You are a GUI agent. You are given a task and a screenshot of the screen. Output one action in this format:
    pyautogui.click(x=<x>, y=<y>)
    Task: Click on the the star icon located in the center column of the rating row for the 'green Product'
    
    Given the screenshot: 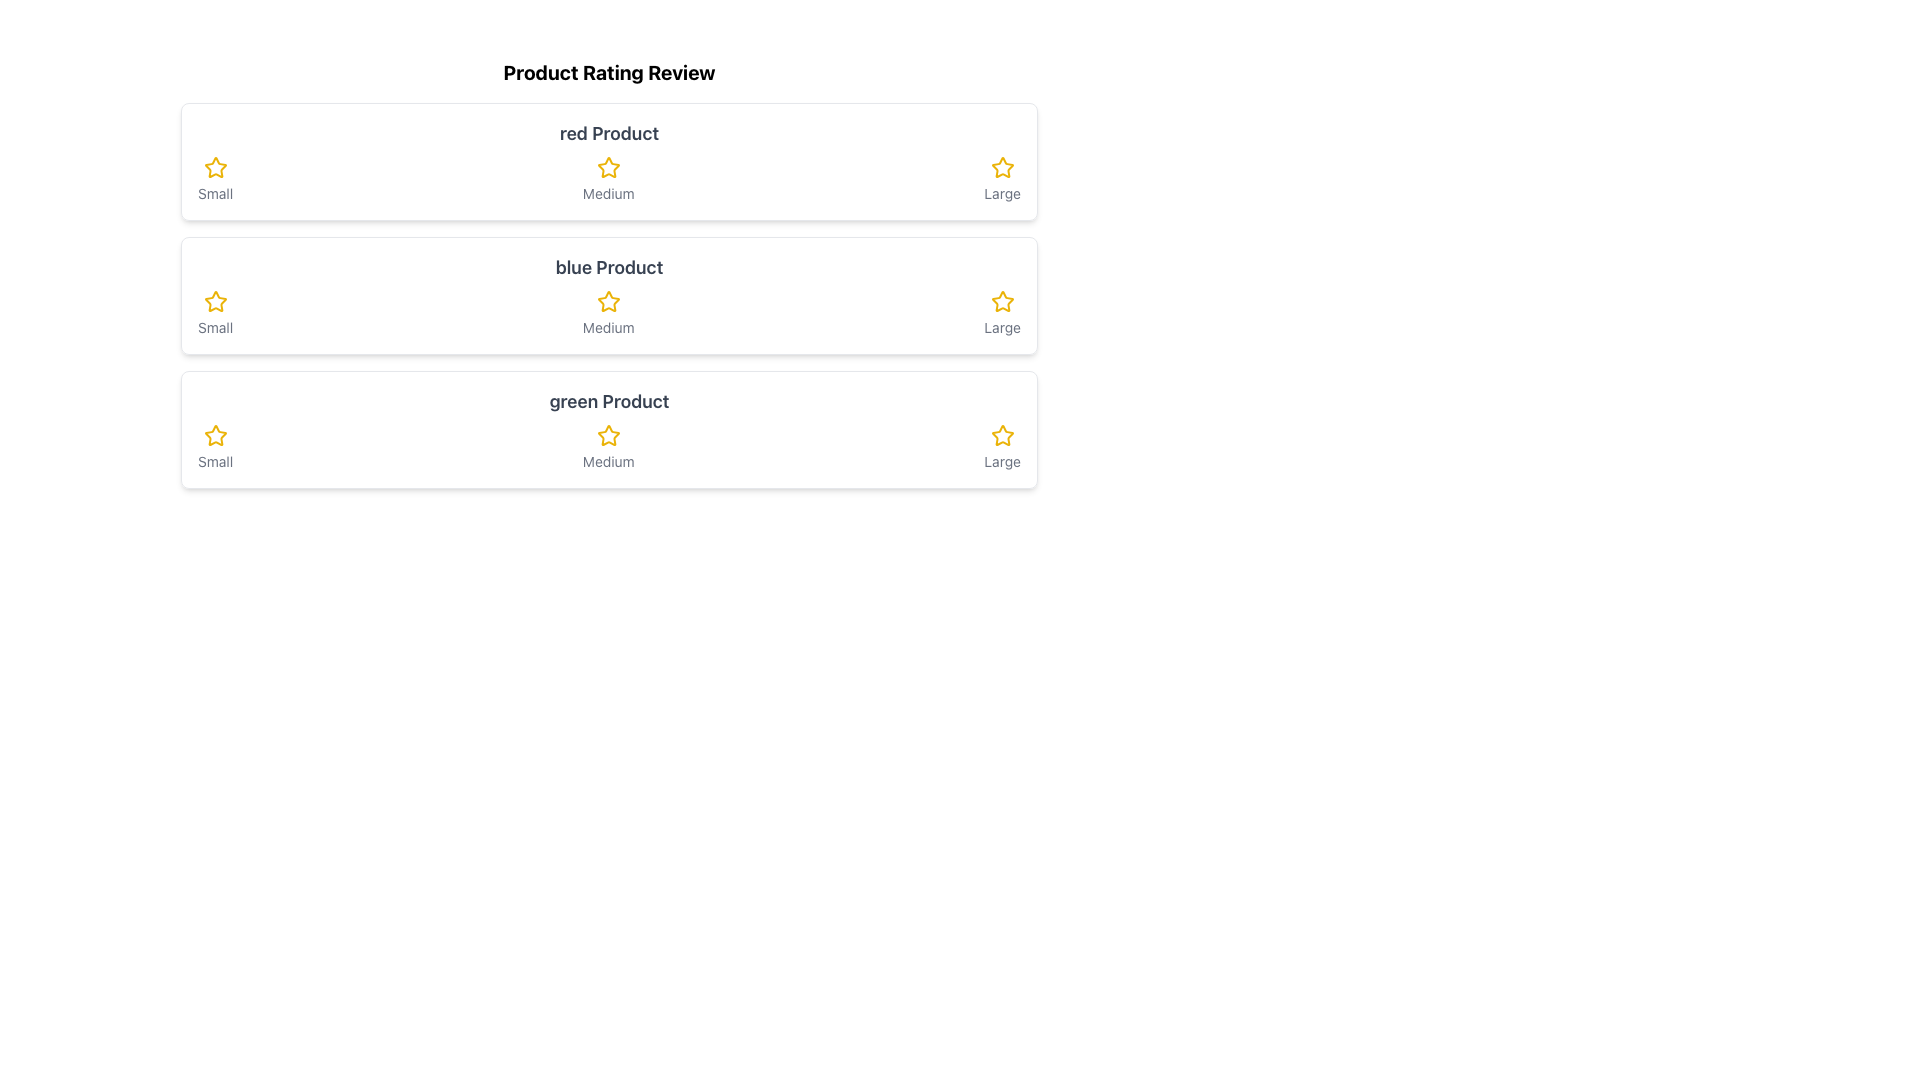 What is the action you would take?
    pyautogui.click(x=607, y=434)
    